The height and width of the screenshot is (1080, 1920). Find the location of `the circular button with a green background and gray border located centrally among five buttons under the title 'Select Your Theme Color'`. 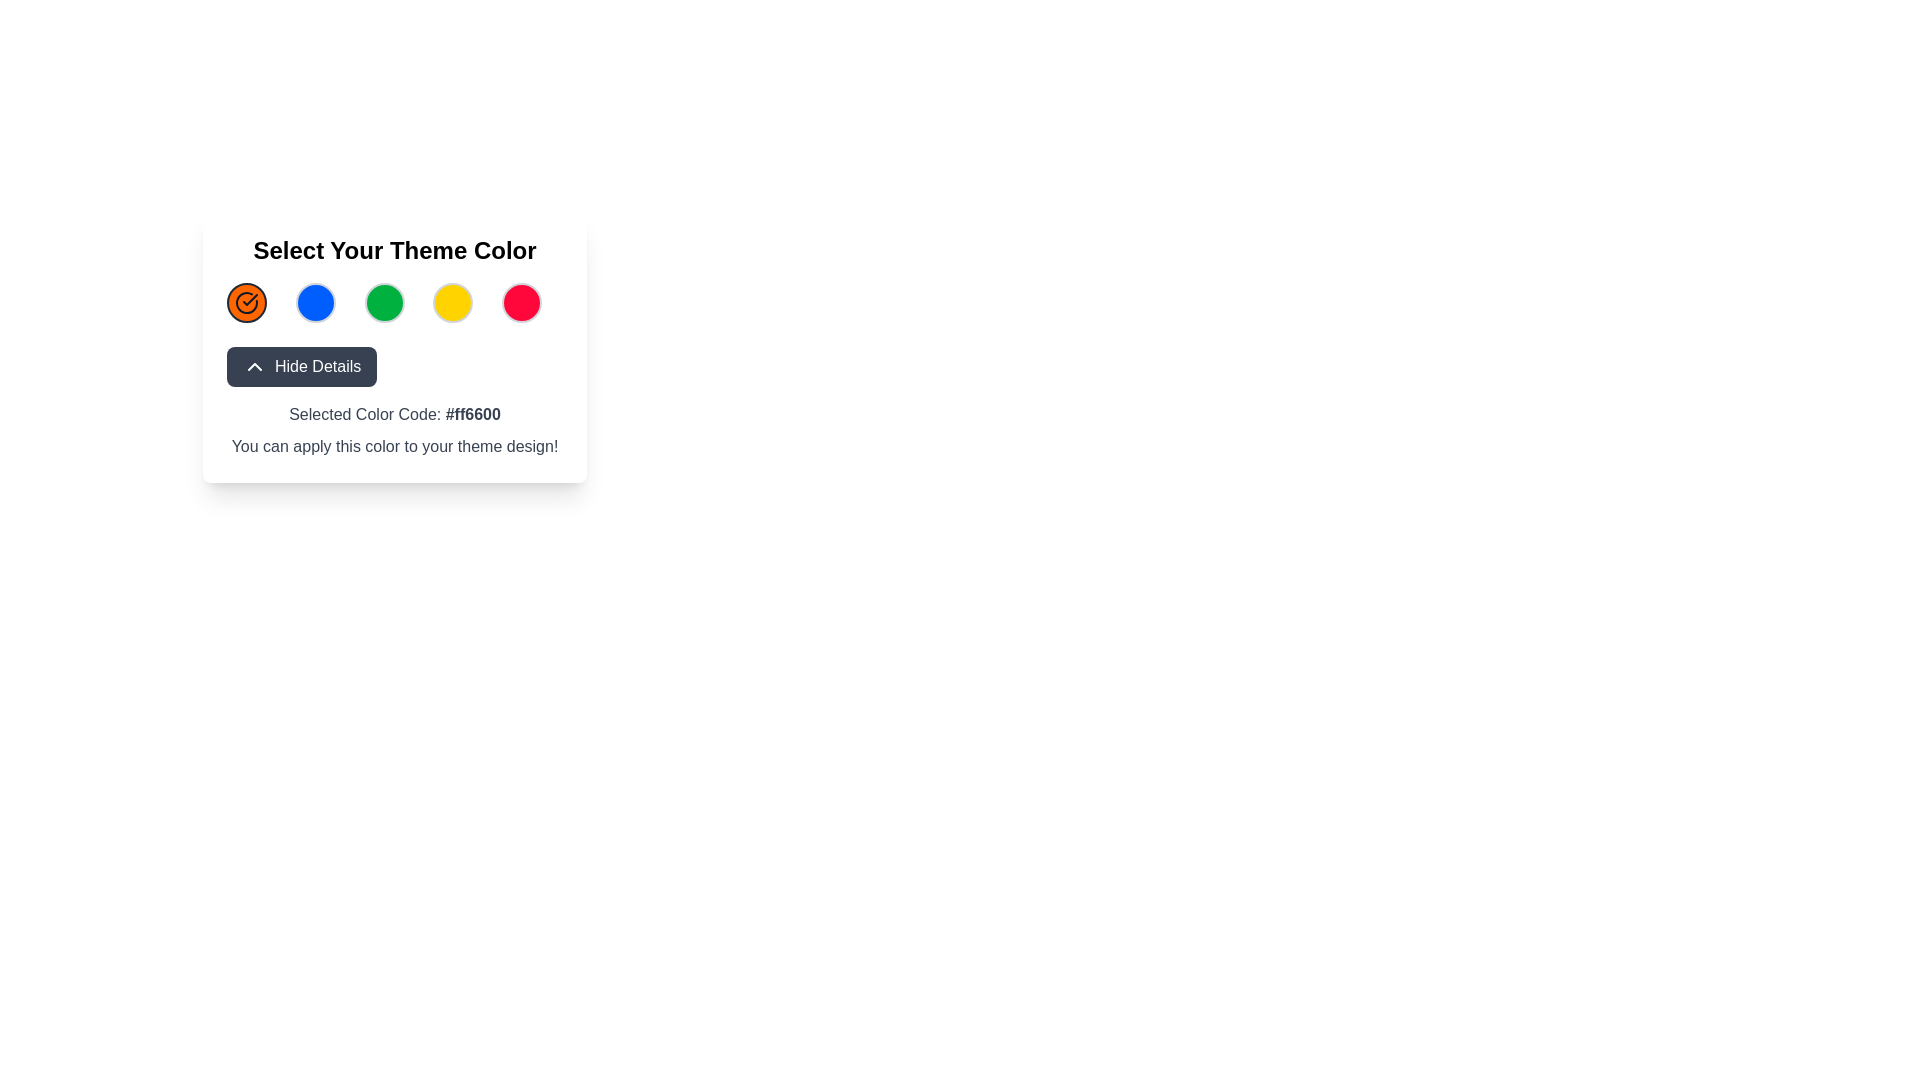

the circular button with a green background and gray border located centrally among five buttons under the title 'Select Your Theme Color' is located at coordinates (384, 303).